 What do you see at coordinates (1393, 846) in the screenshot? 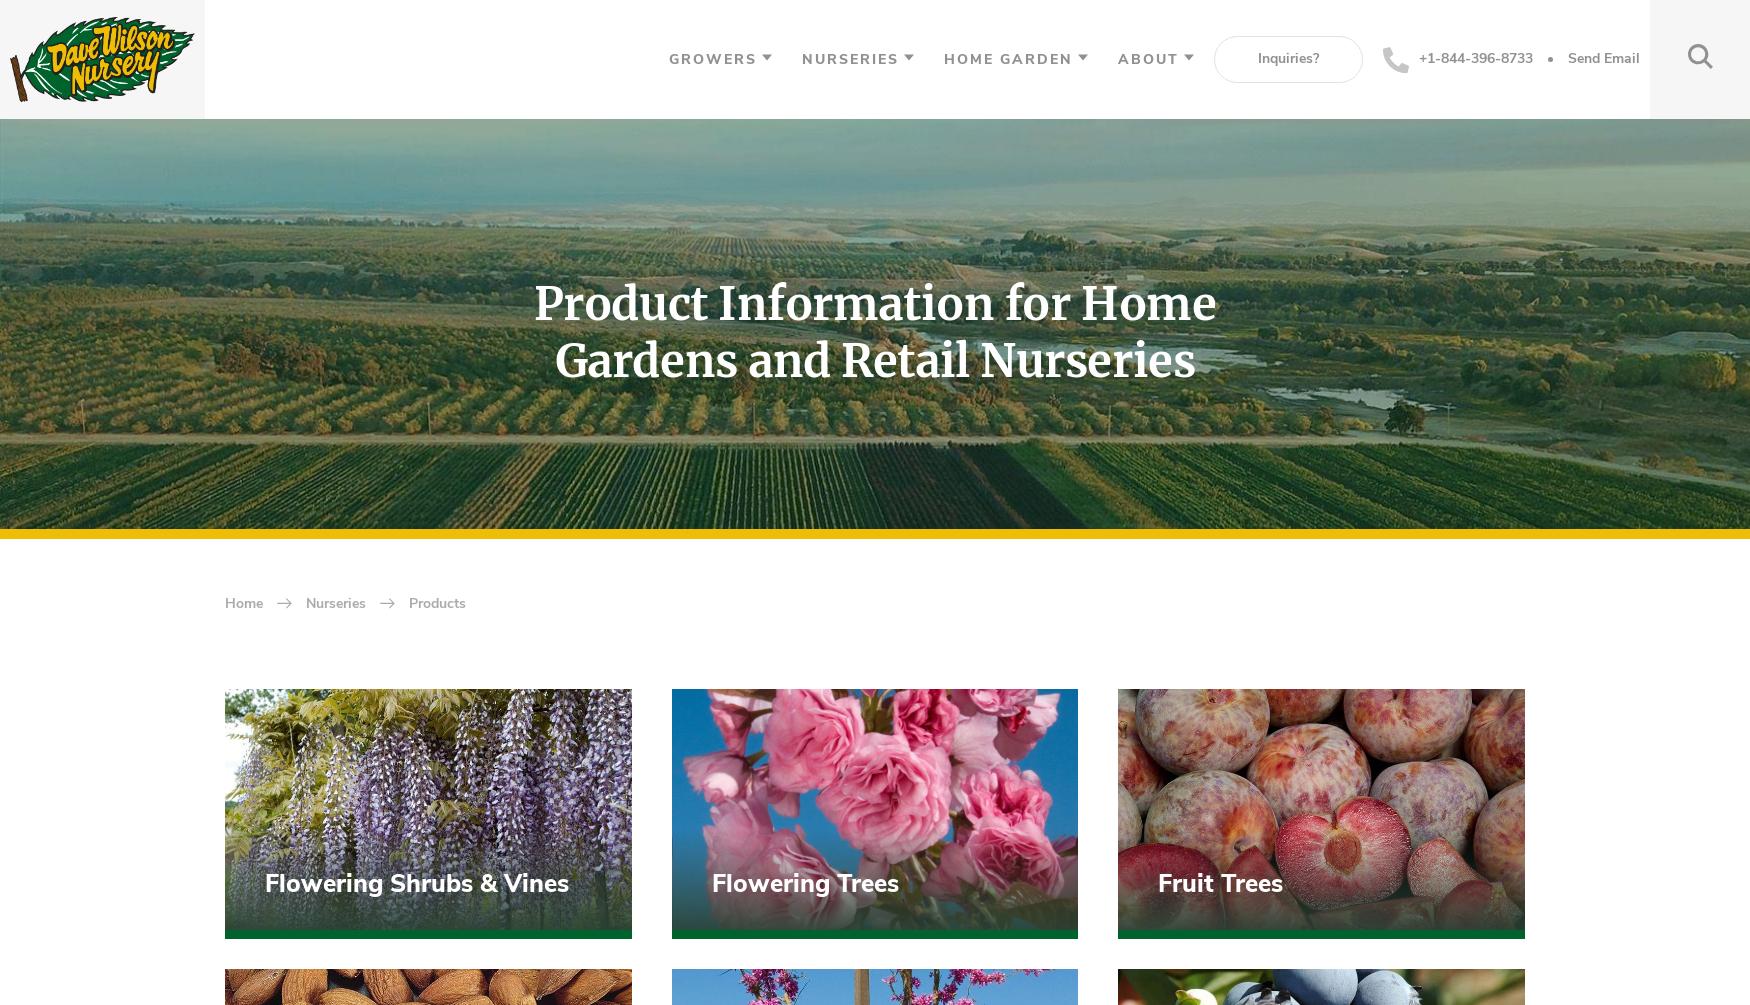
I see `'Send Message'` at bounding box center [1393, 846].